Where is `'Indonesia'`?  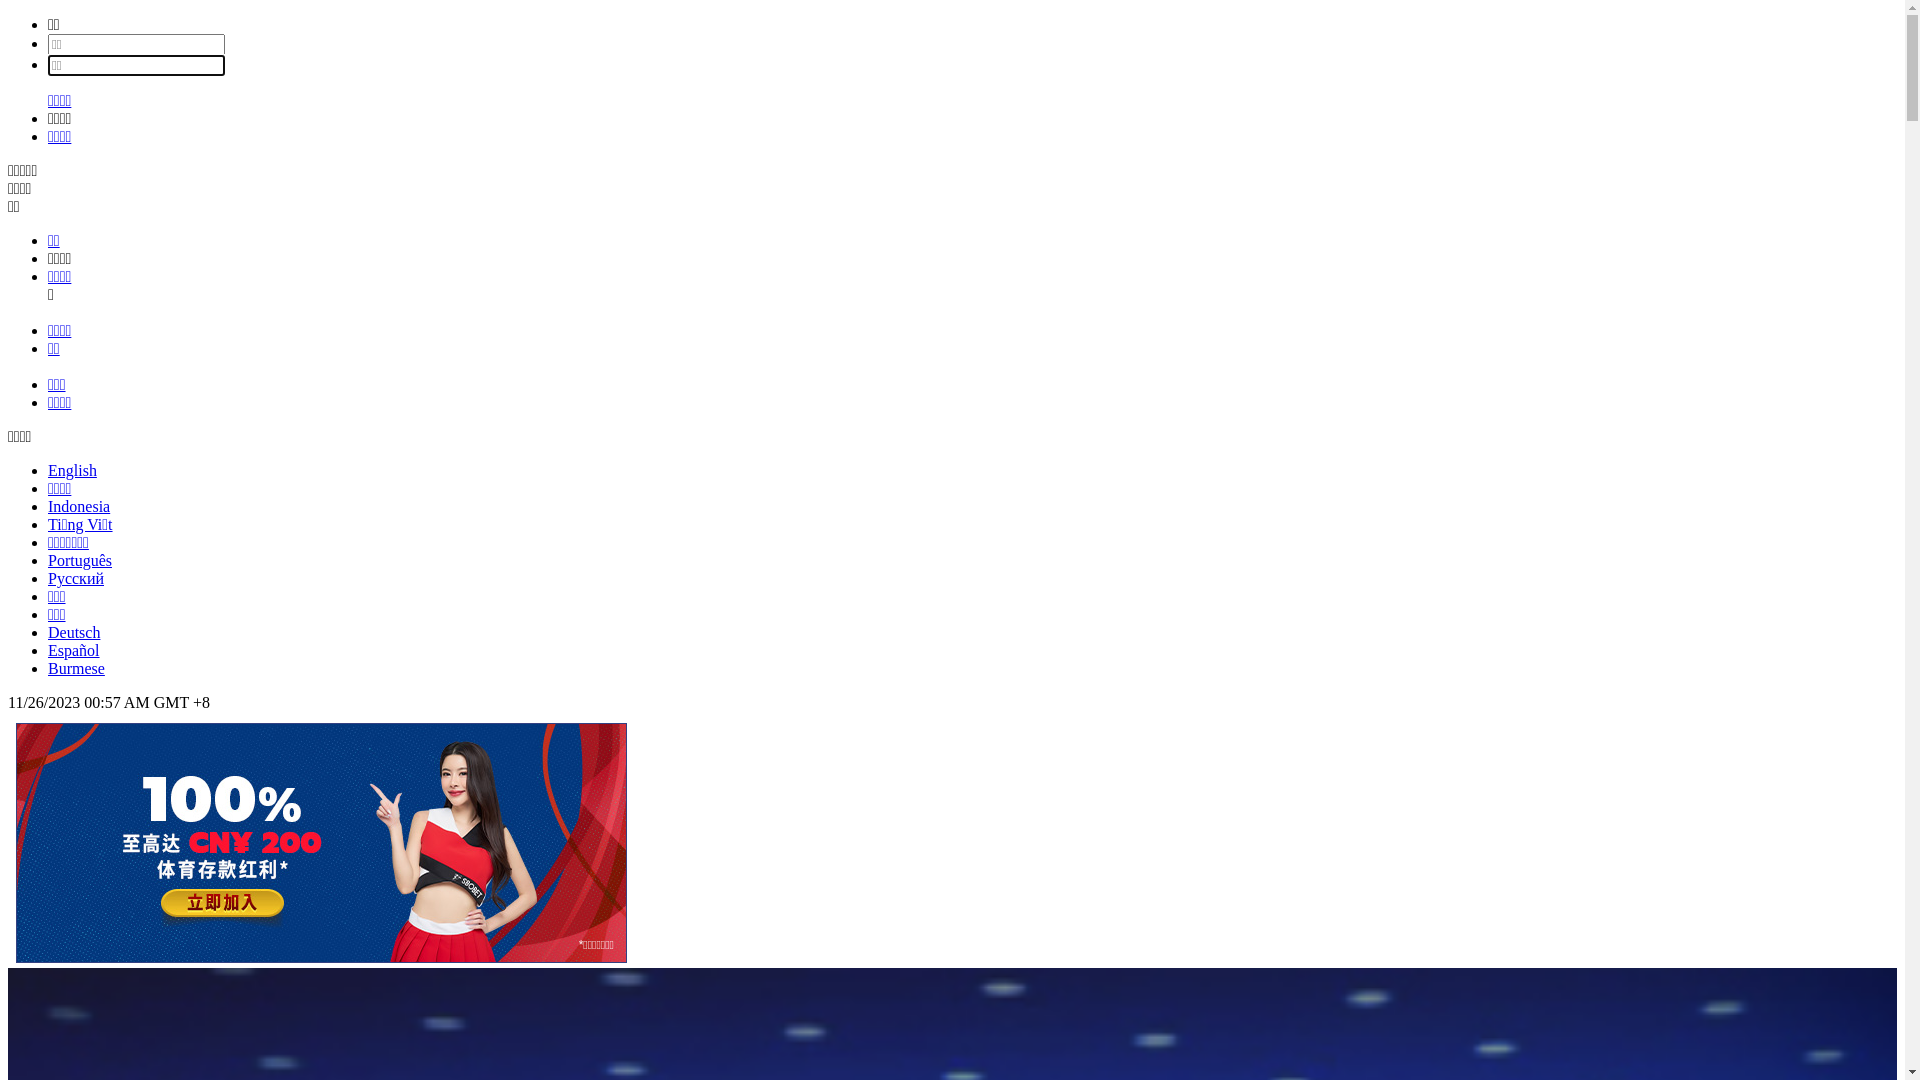
'Indonesia' is located at coordinates (78, 505).